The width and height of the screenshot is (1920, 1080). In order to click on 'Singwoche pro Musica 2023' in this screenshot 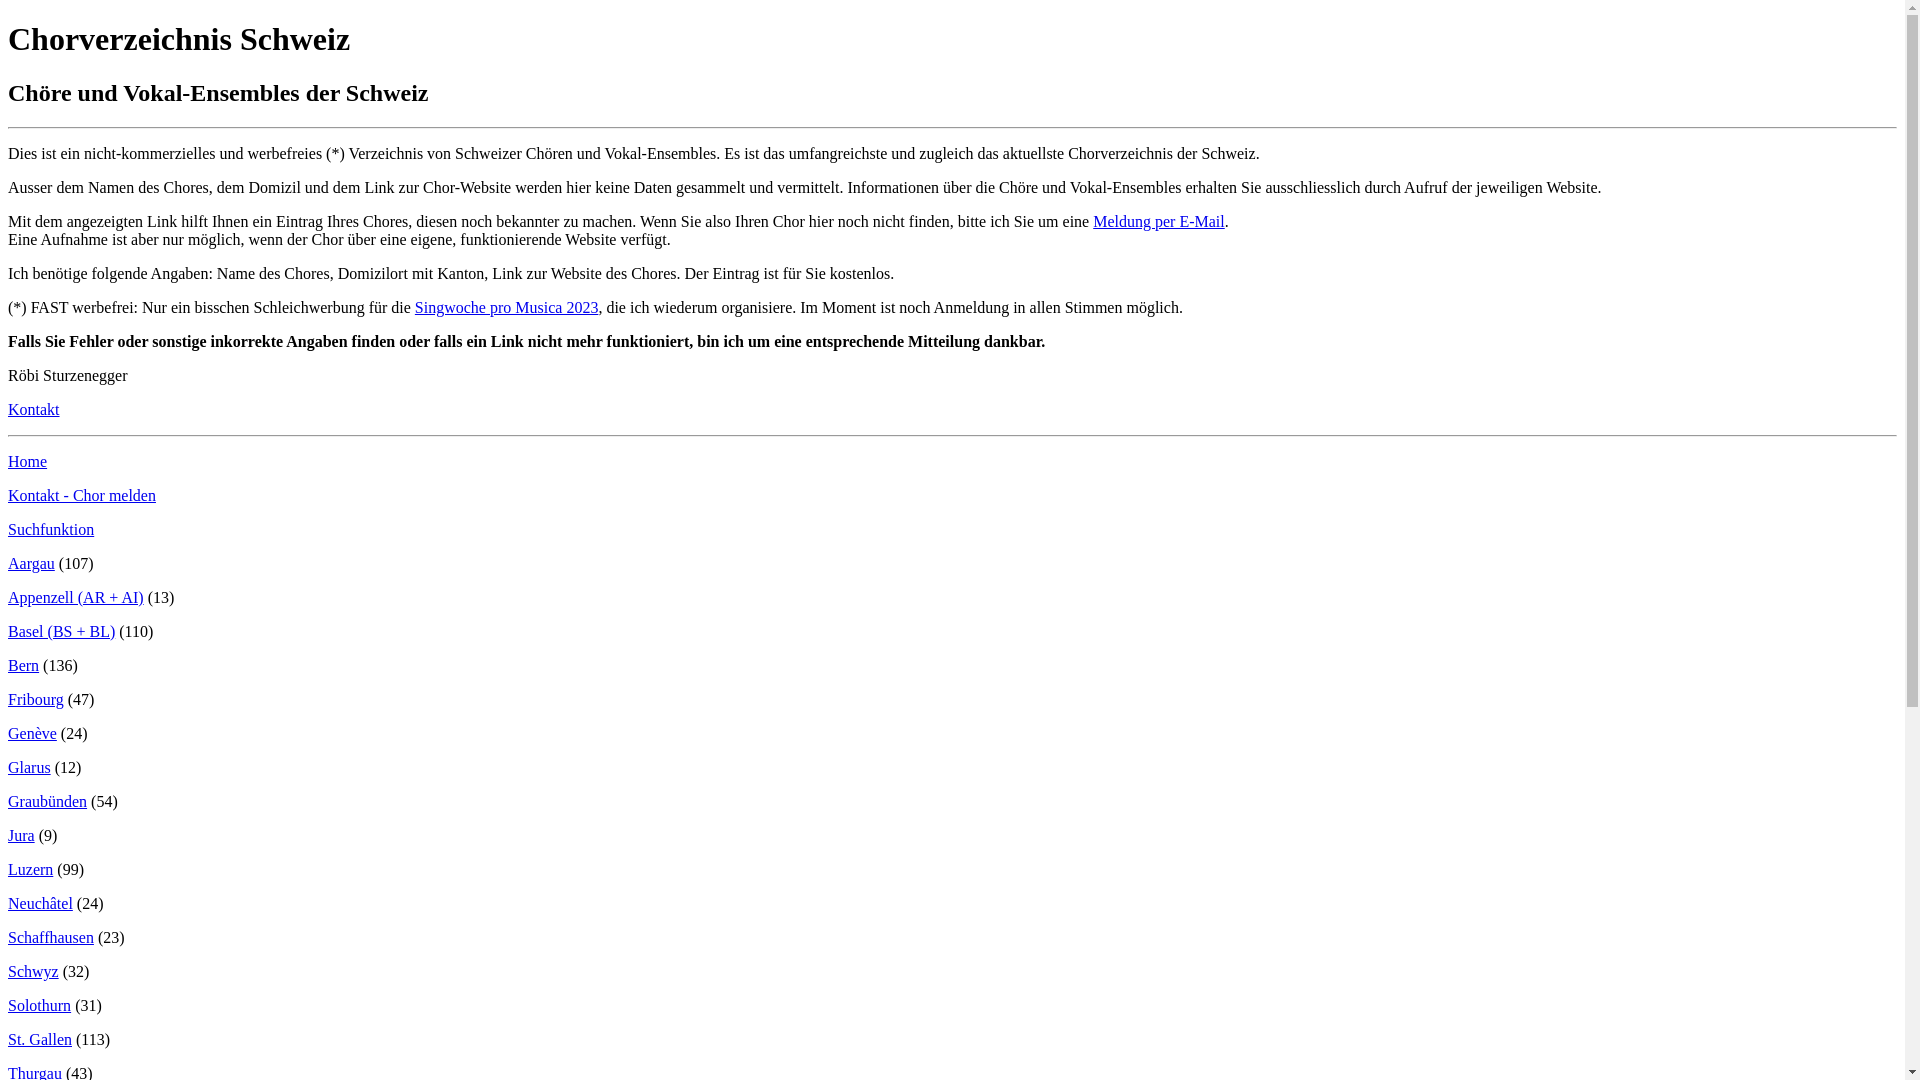, I will do `click(507, 307)`.